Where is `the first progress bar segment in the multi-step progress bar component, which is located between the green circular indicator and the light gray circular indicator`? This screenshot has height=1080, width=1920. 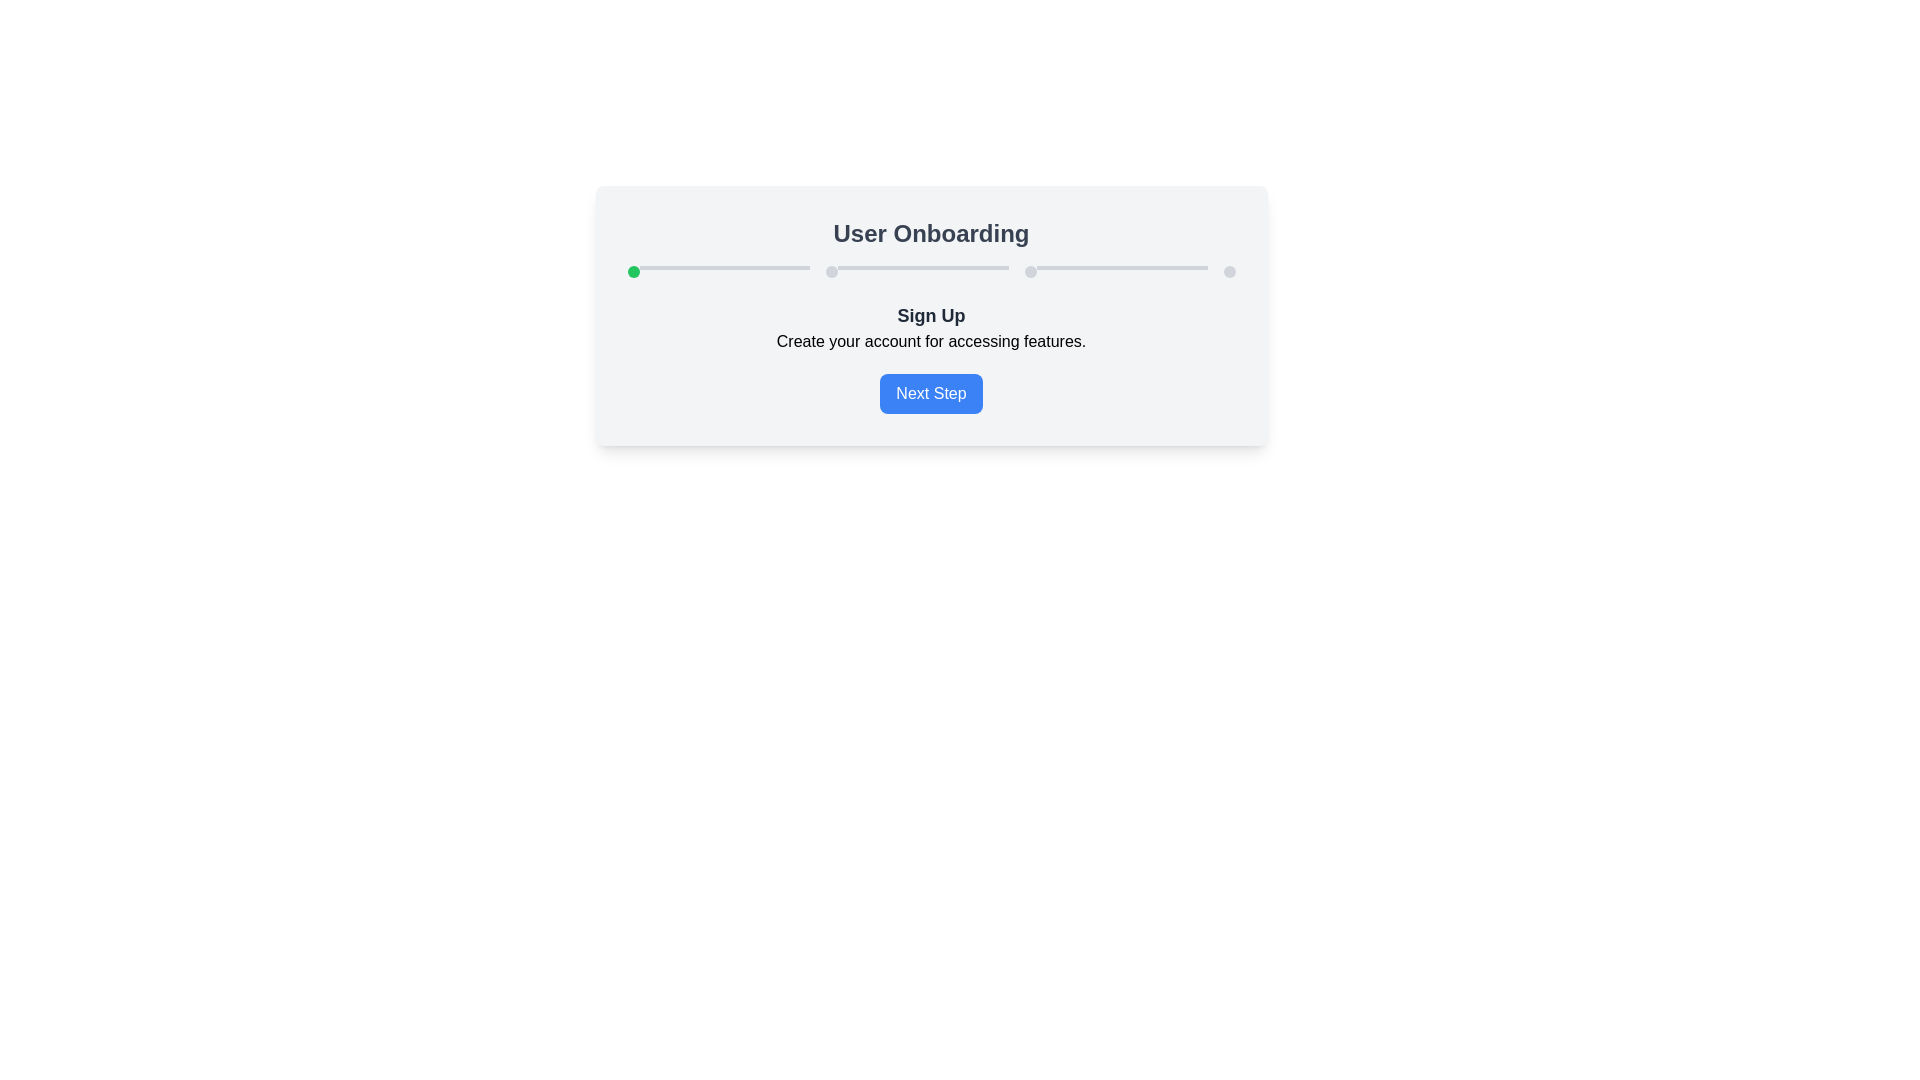
the first progress bar segment in the multi-step progress bar component, which is located between the green circular indicator and the light gray circular indicator is located at coordinates (723, 266).